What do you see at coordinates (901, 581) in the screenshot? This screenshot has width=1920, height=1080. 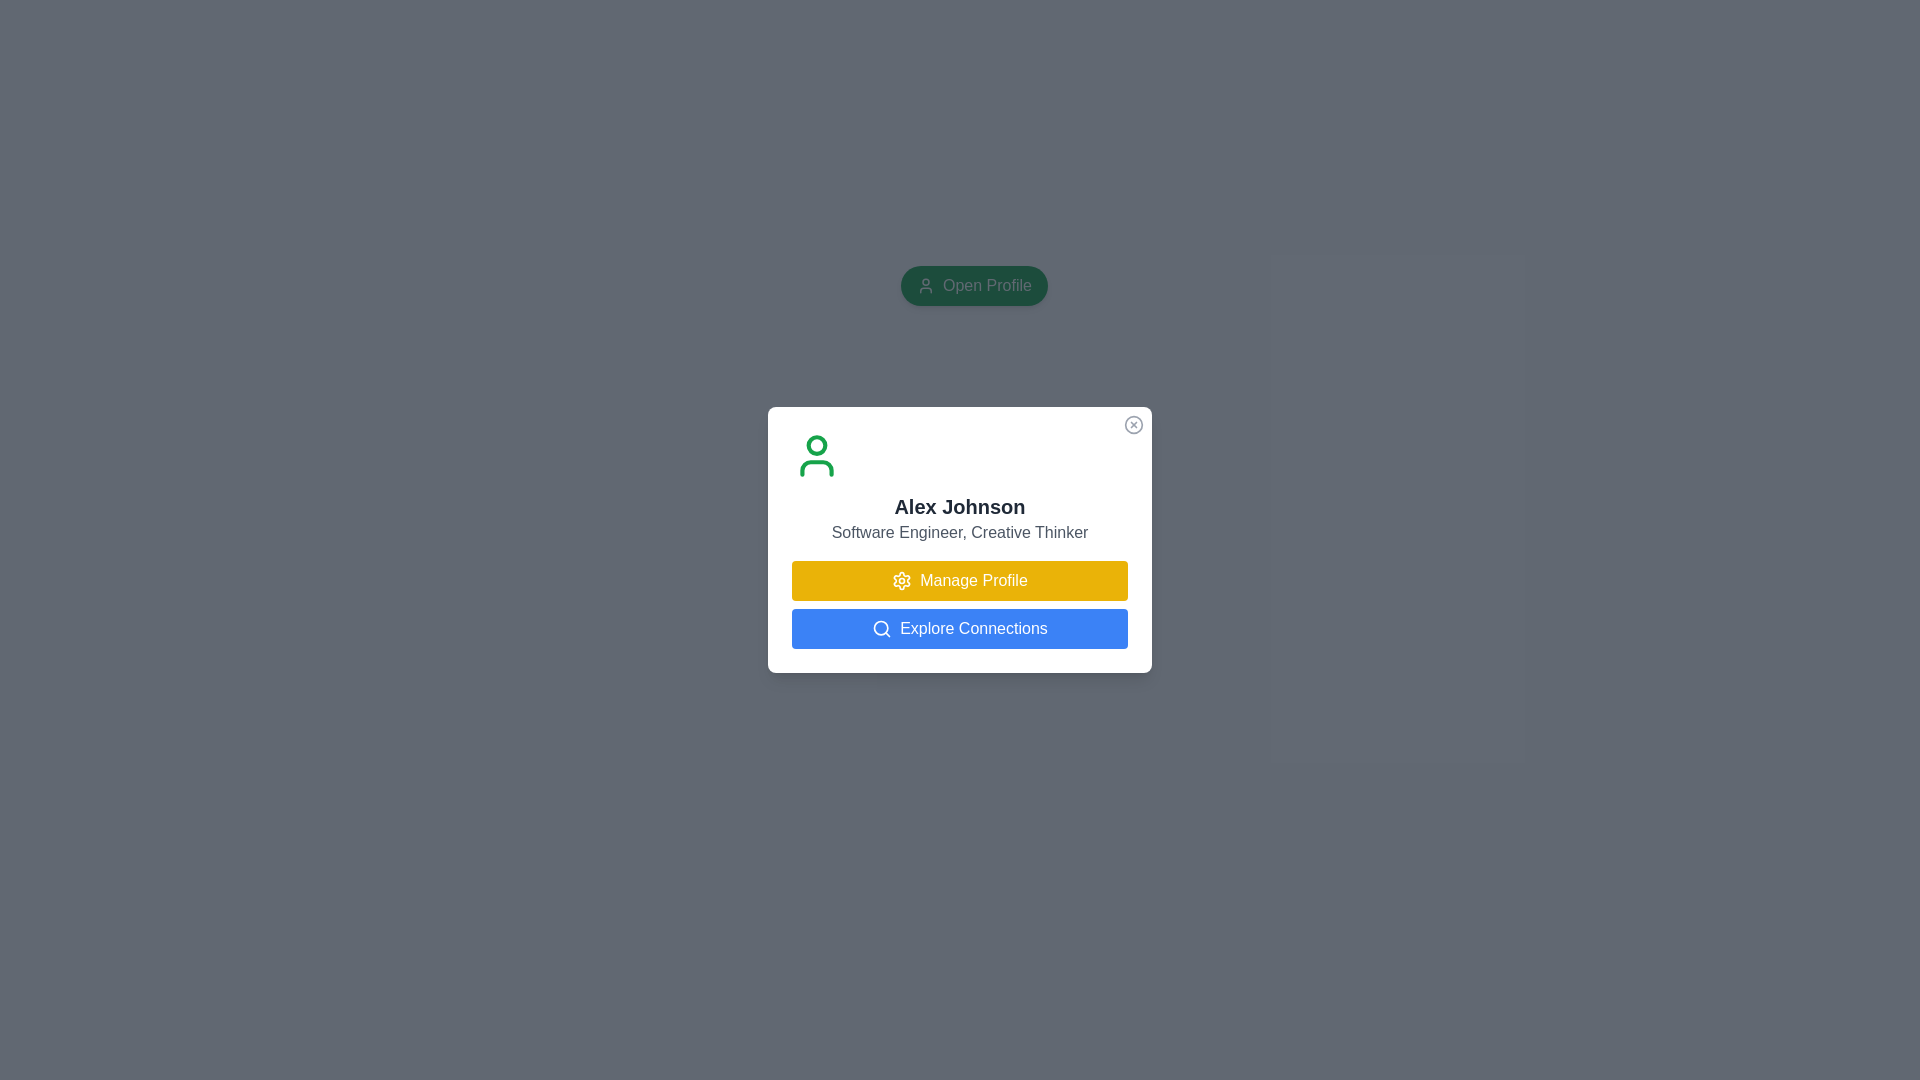 I see `the gear-shaped settings icon with a yellow background located within the 'Manage Profile' button on the user profile card` at bounding box center [901, 581].